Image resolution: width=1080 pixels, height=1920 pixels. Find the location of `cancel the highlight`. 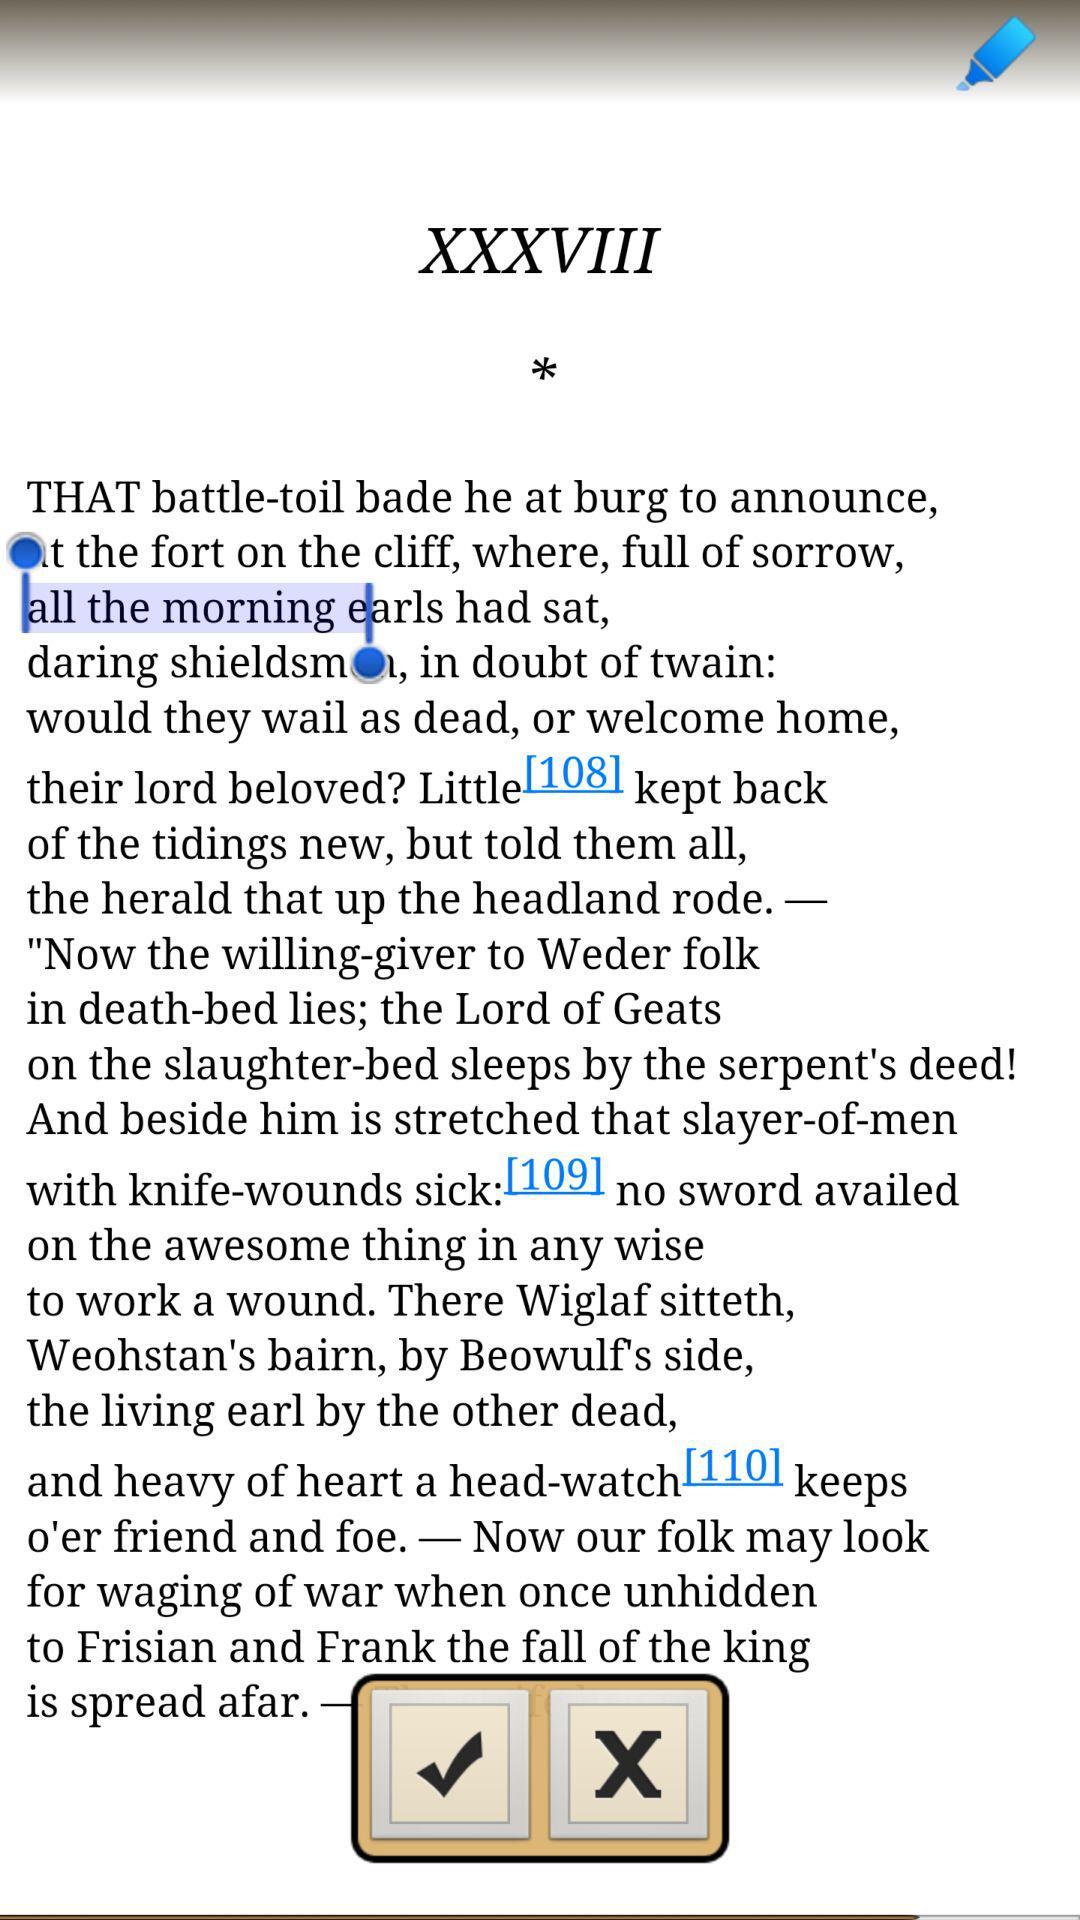

cancel the highlight is located at coordinates (628, 1770).